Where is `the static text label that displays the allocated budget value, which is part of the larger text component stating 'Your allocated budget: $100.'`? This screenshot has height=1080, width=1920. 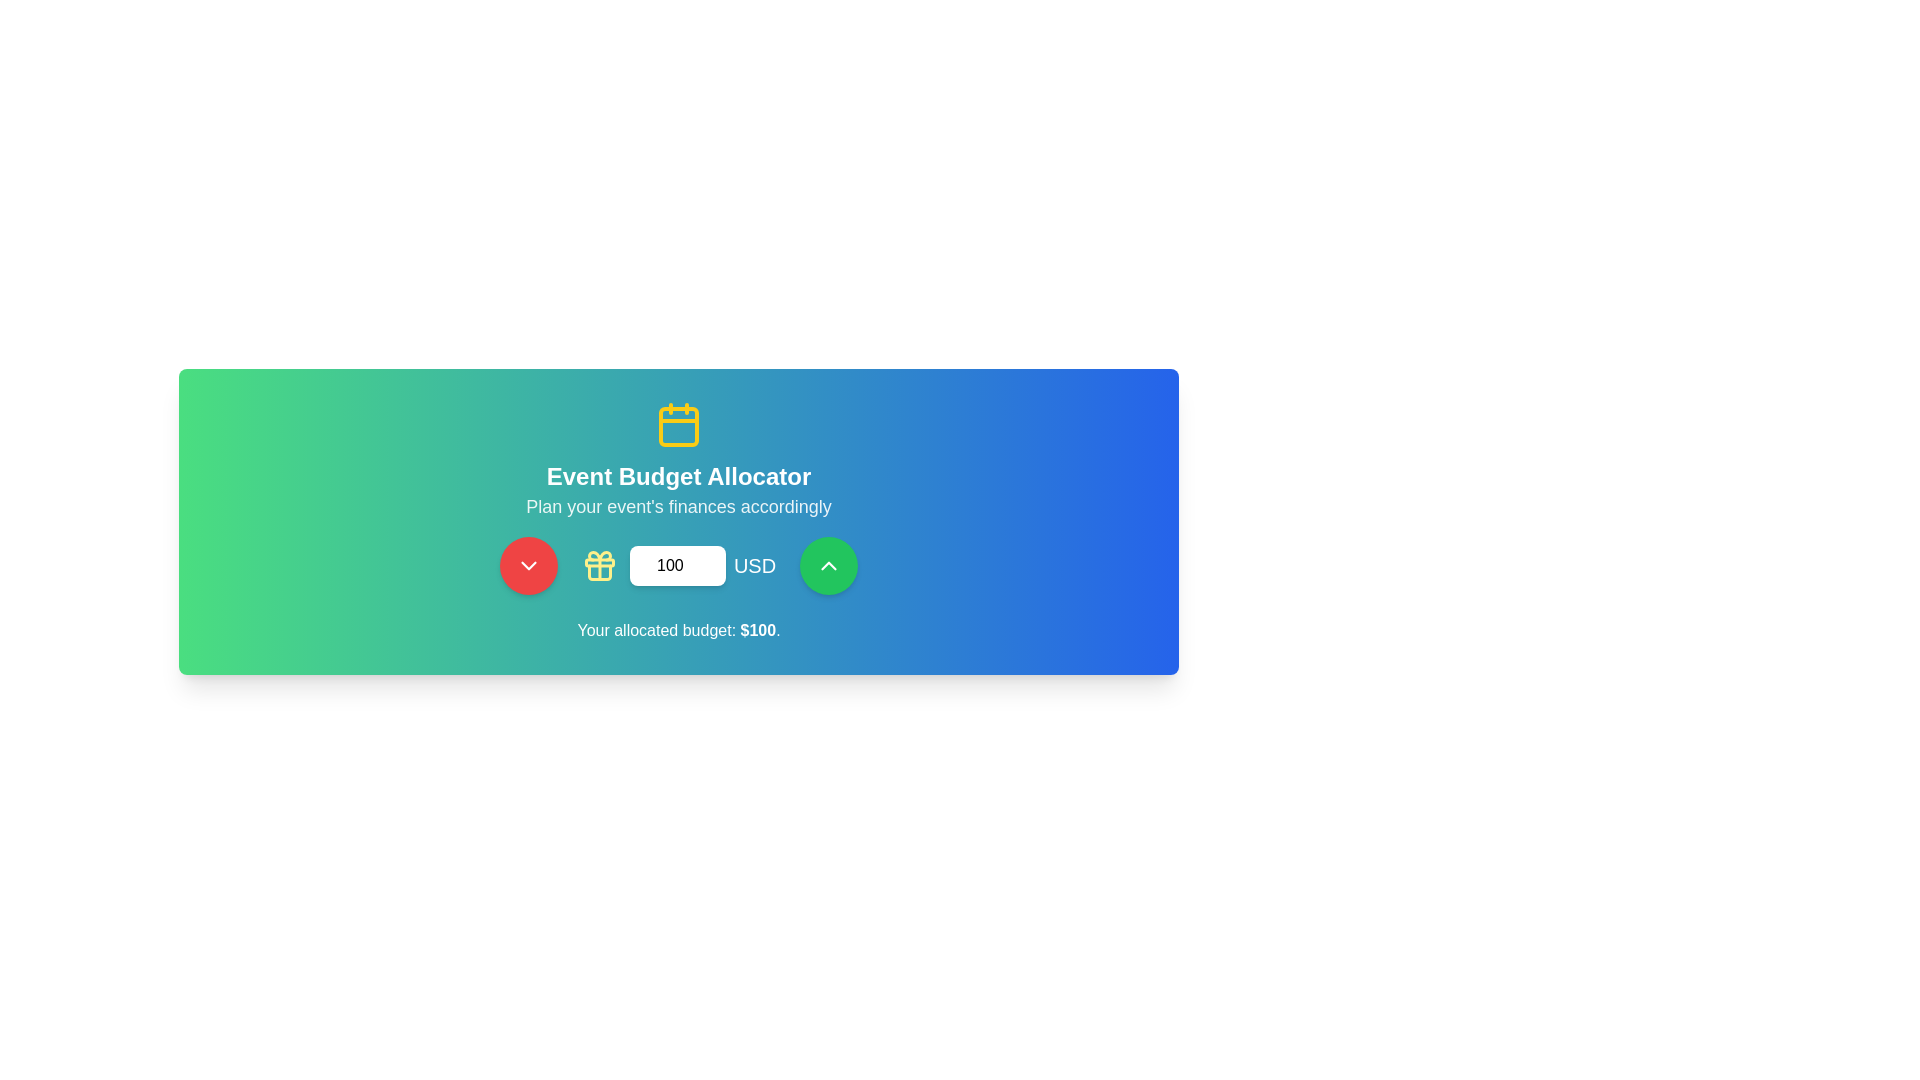
the static text label that displays the allocated budget value, which is part of the larger text component stating 'Your allocated budget: $100.' is located at coordinates (757, 630).